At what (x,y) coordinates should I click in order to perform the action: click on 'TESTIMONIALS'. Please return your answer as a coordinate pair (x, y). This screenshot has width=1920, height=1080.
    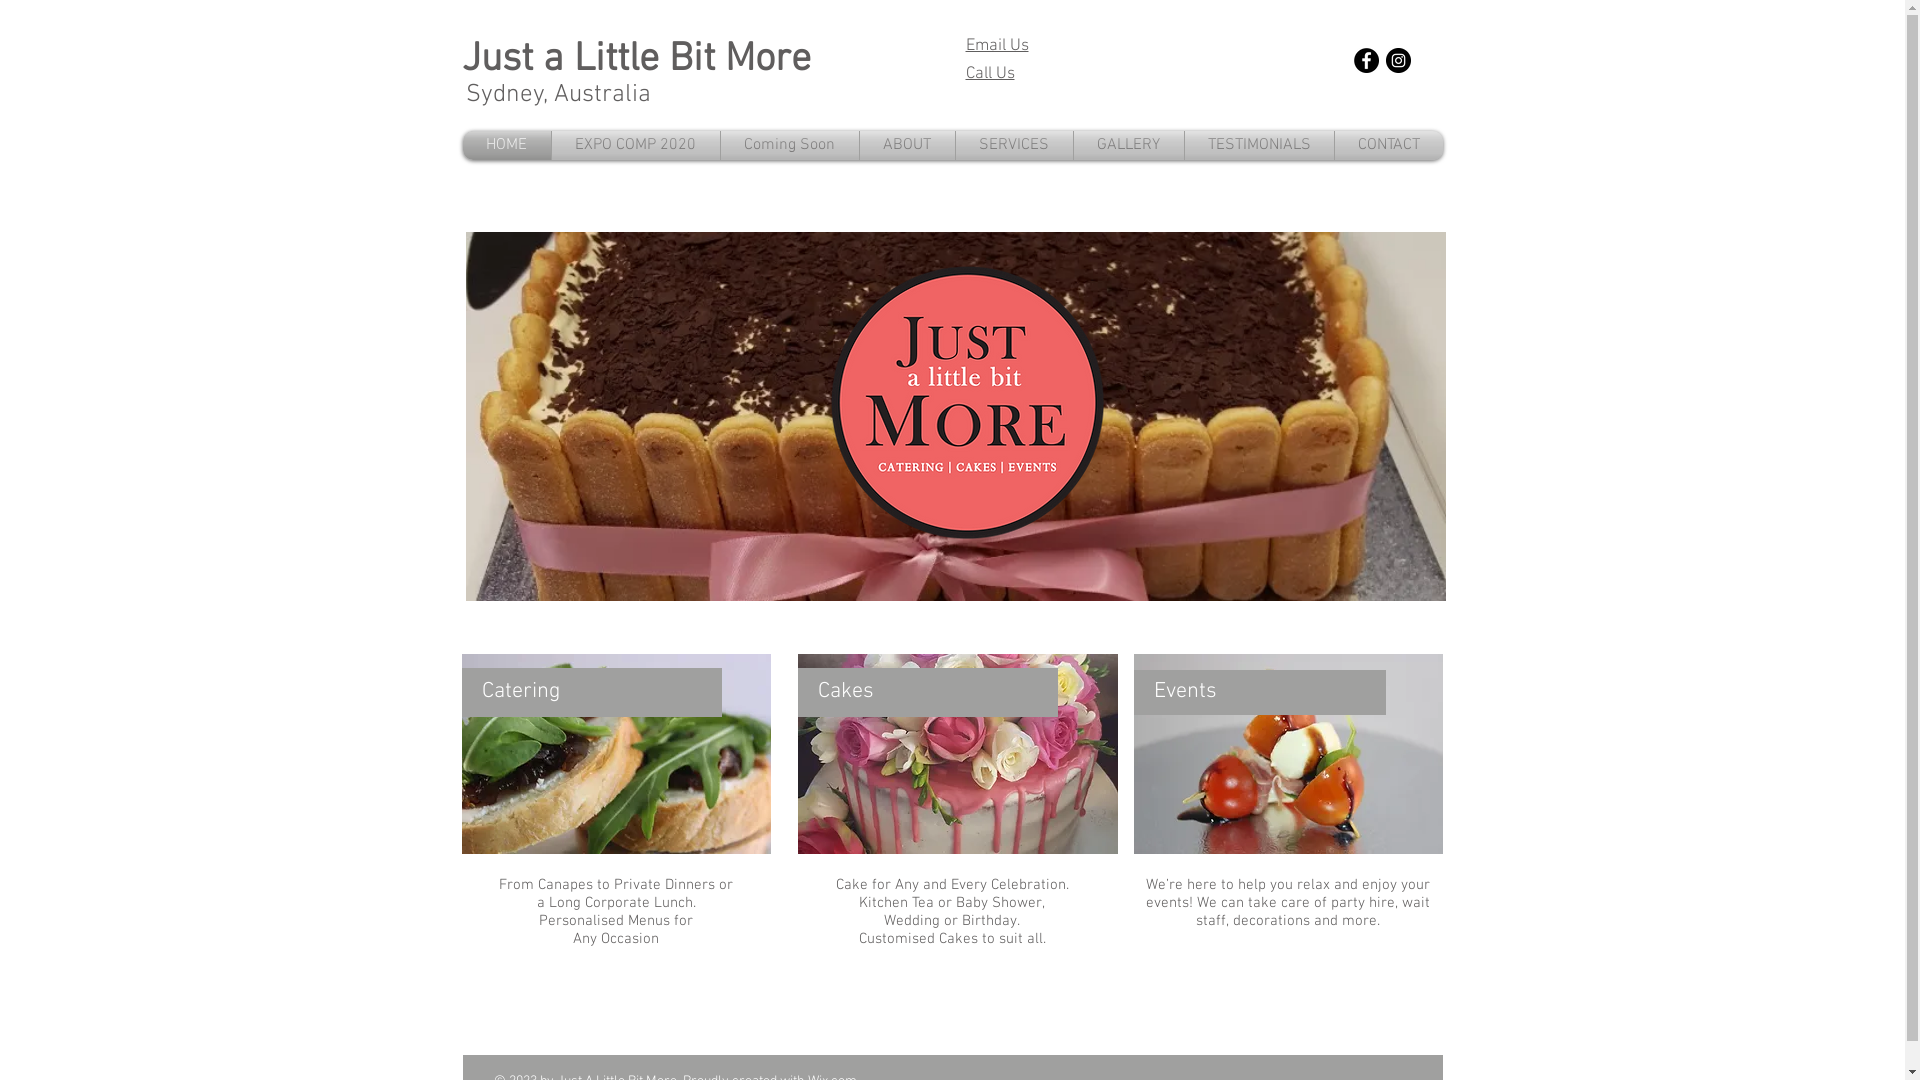
    Looking at the image, I should click on (1257, 144).